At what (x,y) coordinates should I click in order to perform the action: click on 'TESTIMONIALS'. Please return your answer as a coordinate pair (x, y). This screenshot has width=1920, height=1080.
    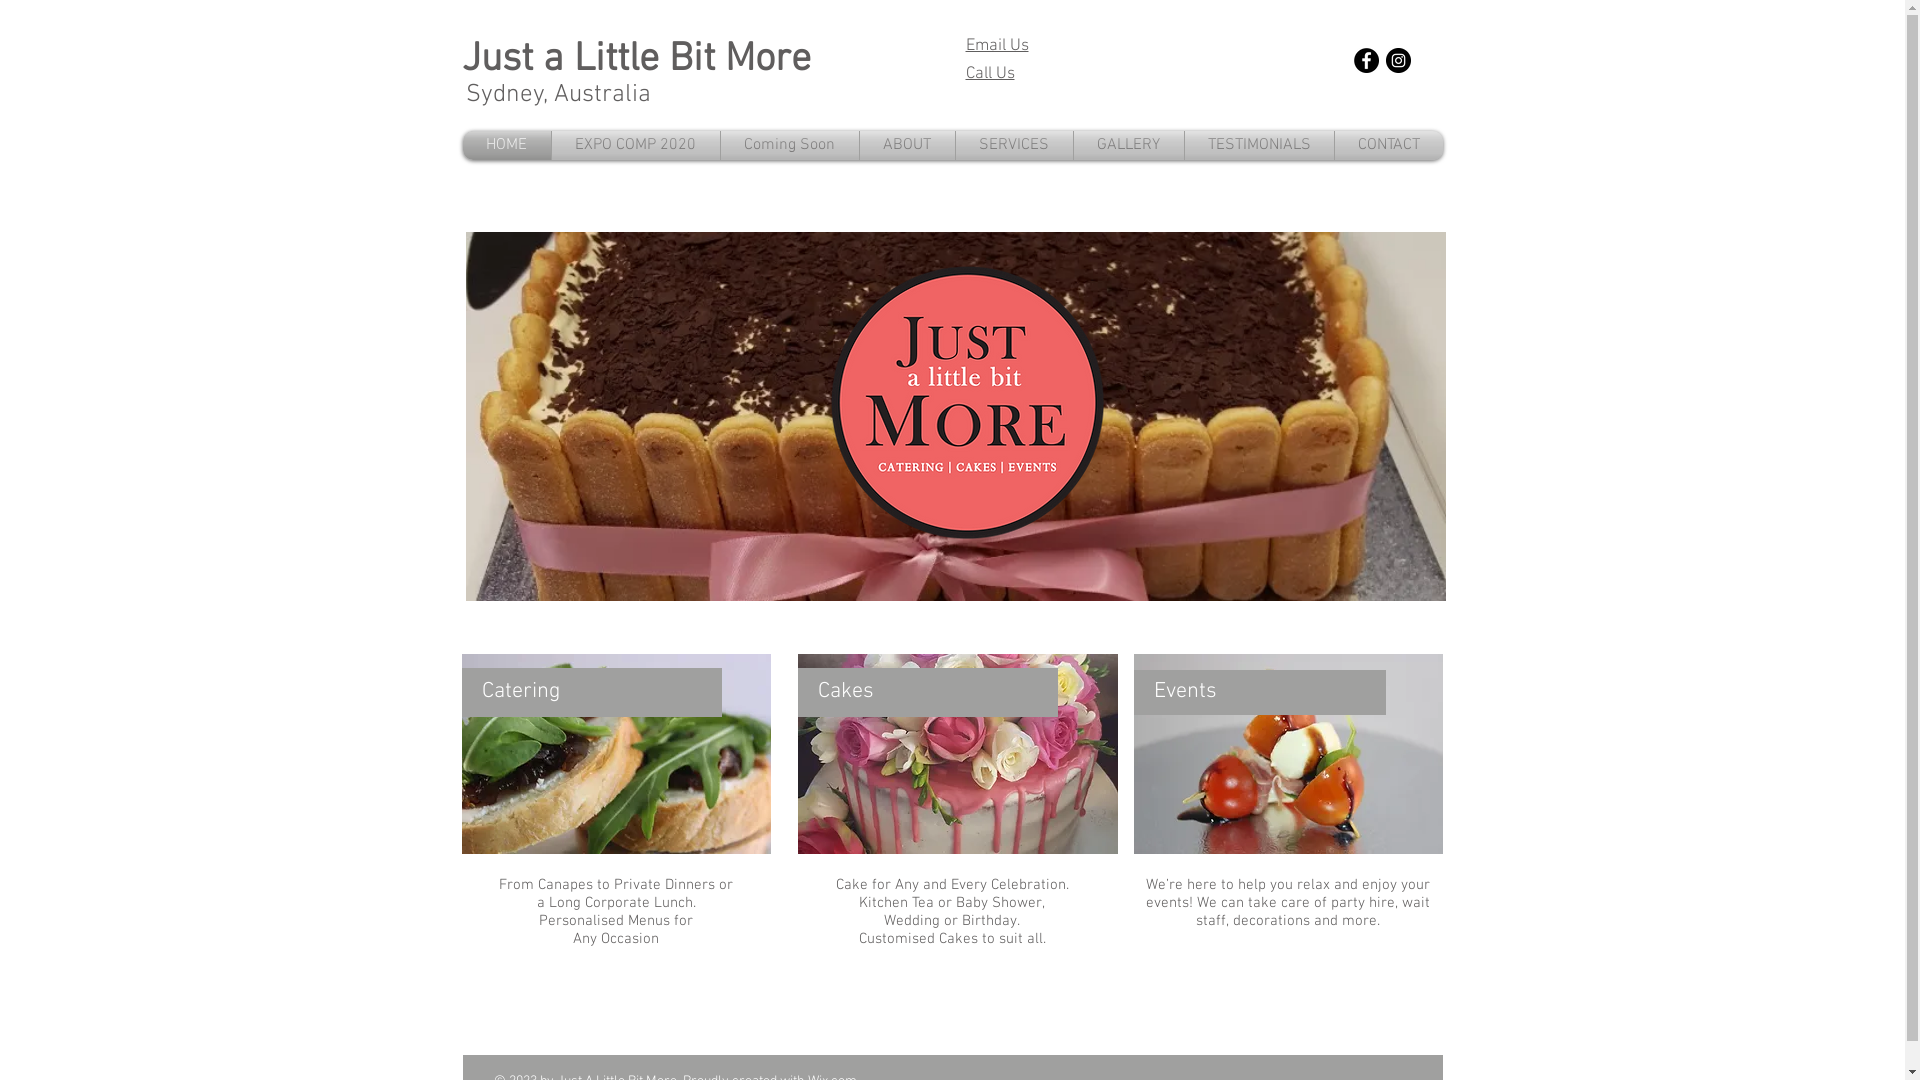
    Looking at the image, I should click on (1257, 144).